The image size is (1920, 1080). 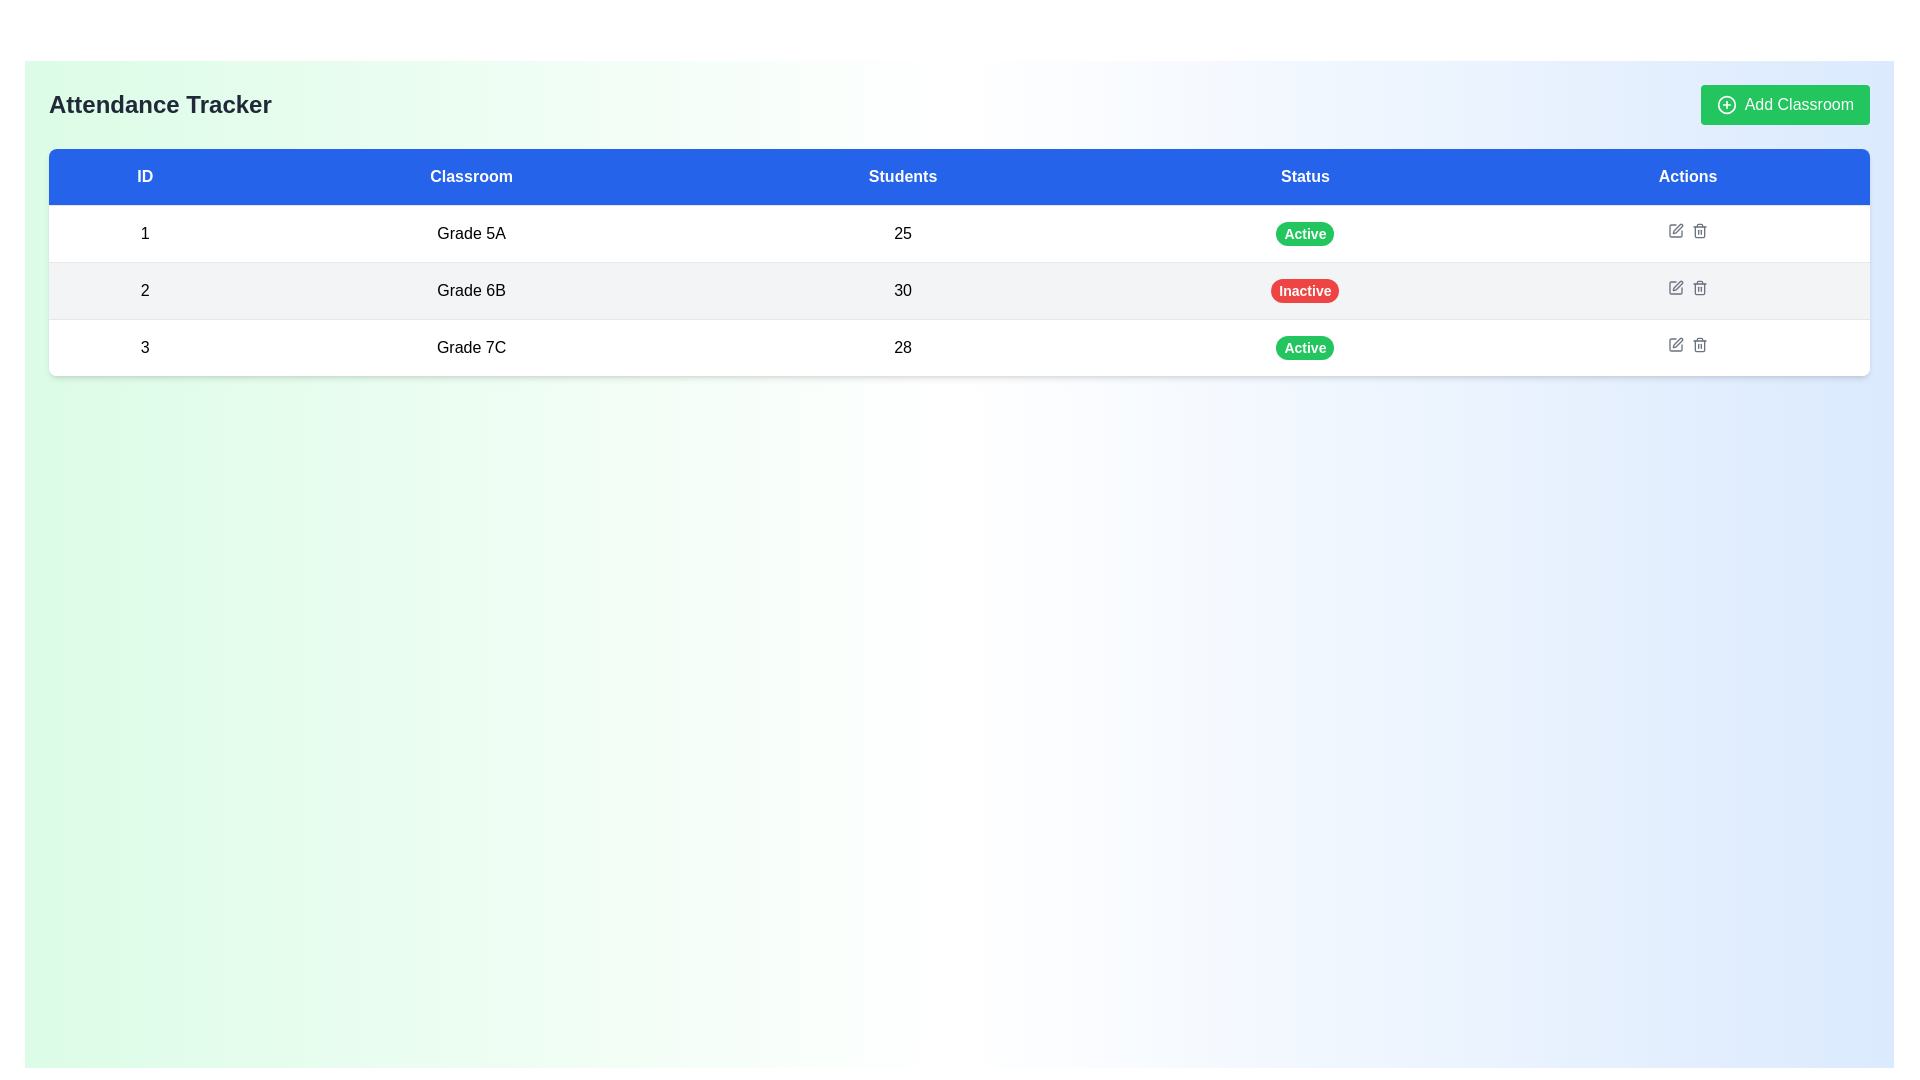 I want to click on the text label displaying 'Grade 6B' in the second row of the table under the 'Classroom' column, so click(x=470, y=290).